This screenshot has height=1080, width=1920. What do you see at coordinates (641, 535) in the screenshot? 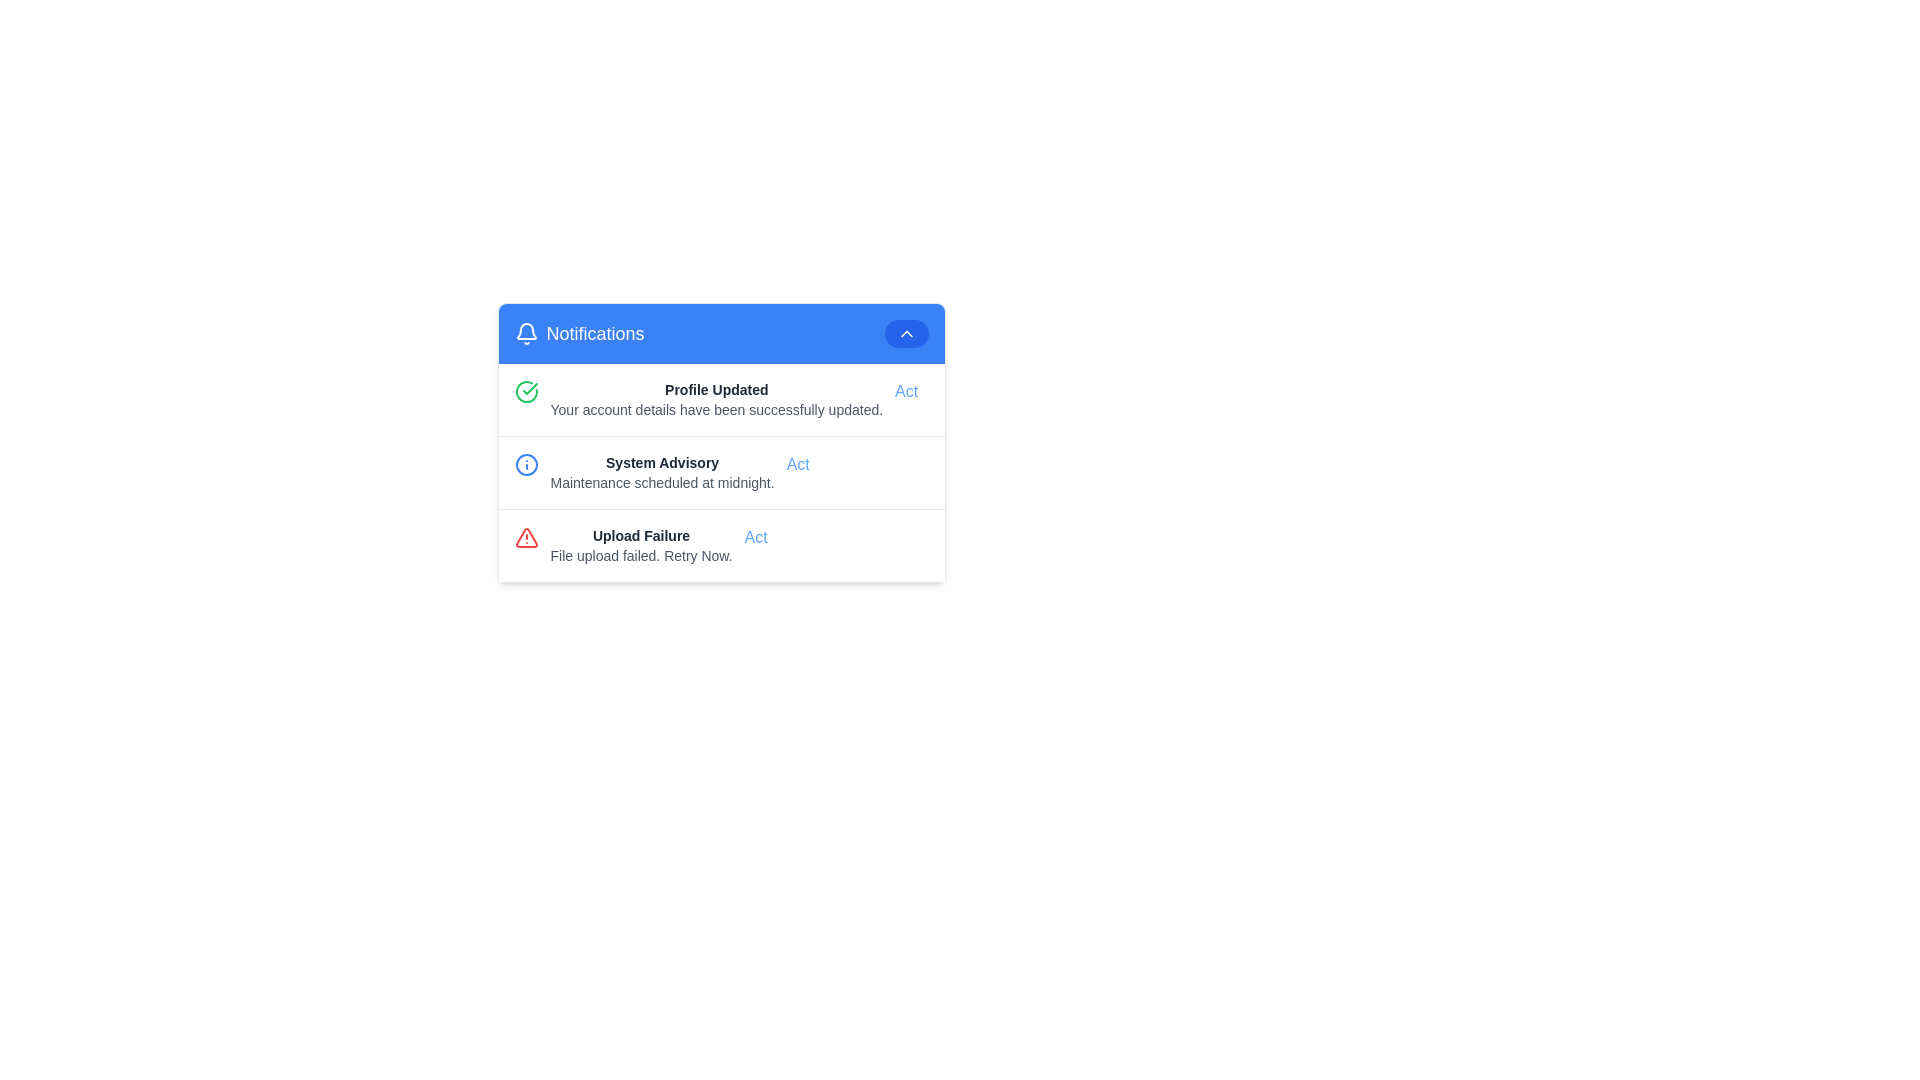
I see `the text label displaying 'Upload Failure' which is bold and dark gray, located in the notification about an upload failure` at bounding box center [641, 535].